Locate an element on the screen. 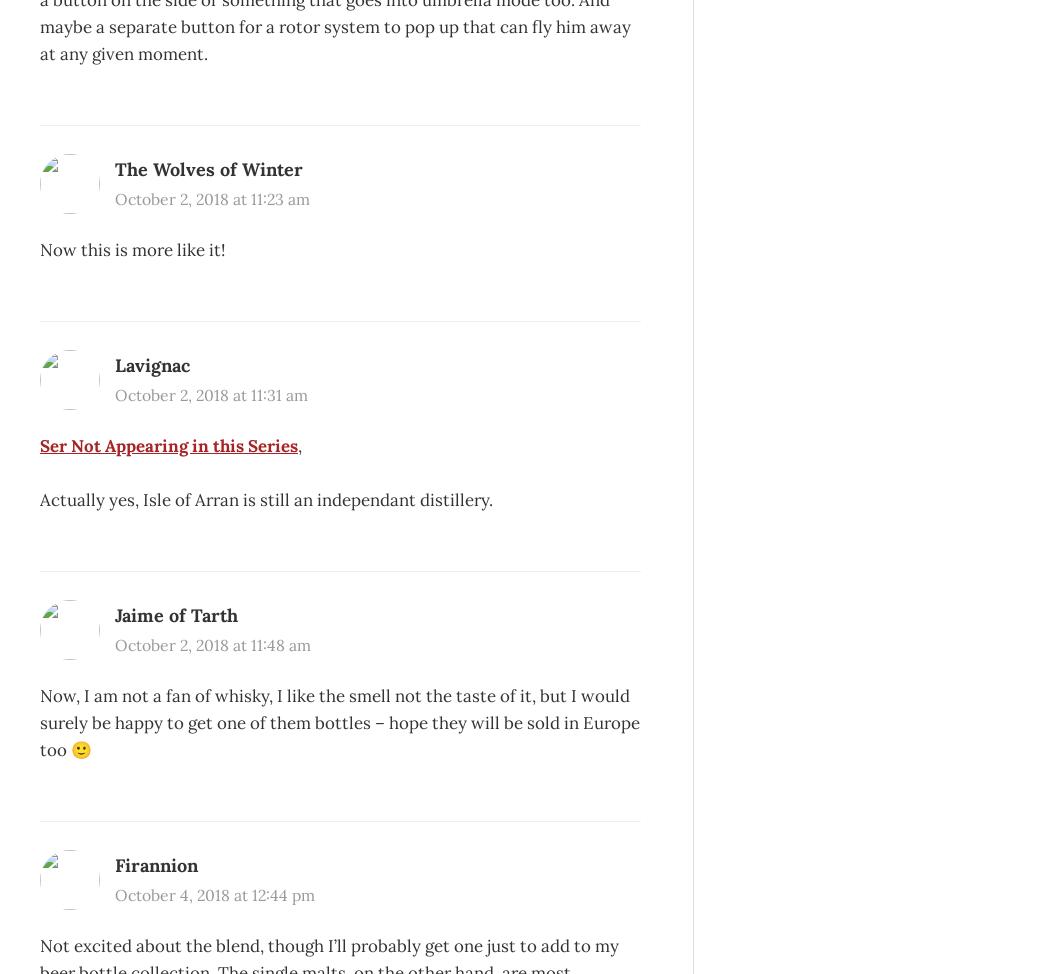 This screenshot has width=1042, height=974. 'October 2, 2018 at 11:48 am' is located at coordinates (211, 643).